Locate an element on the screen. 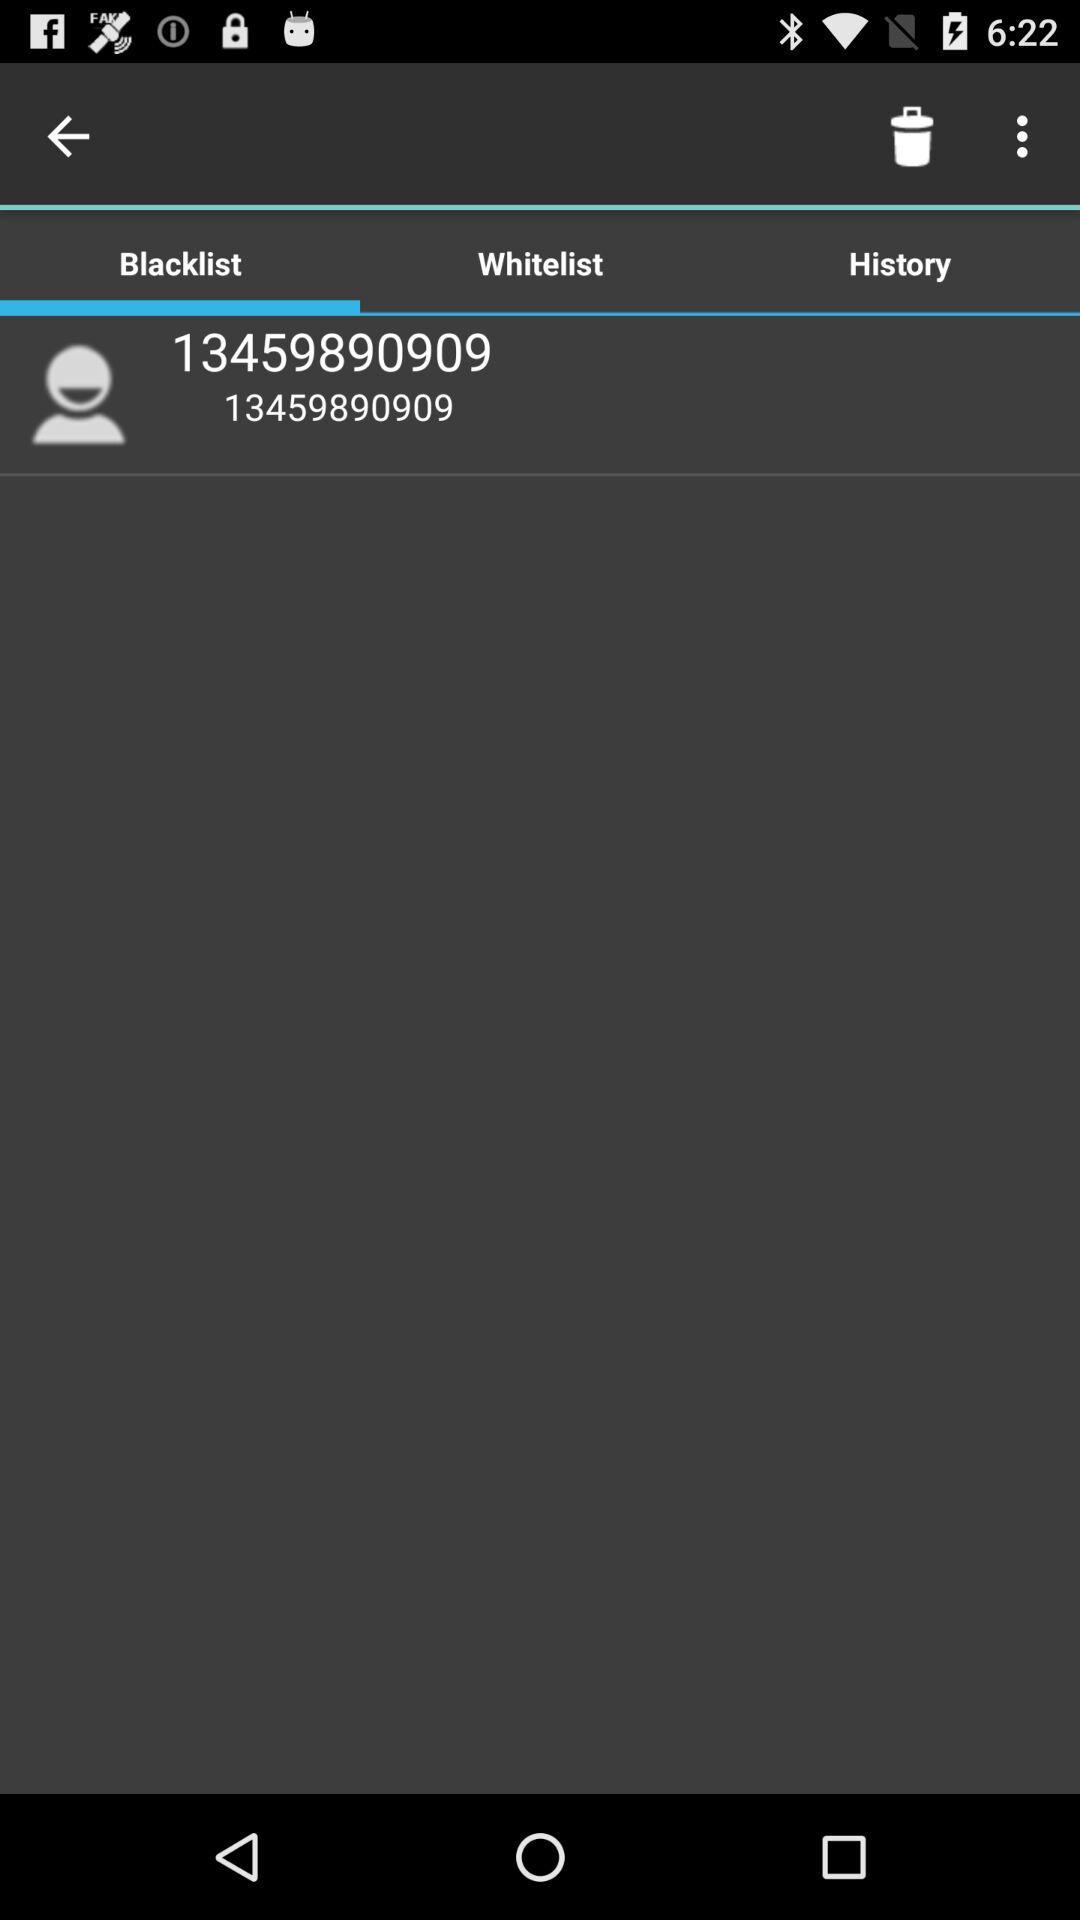 The image size is (1080, 1920). the blacklist is located at coordinates (180, 261).